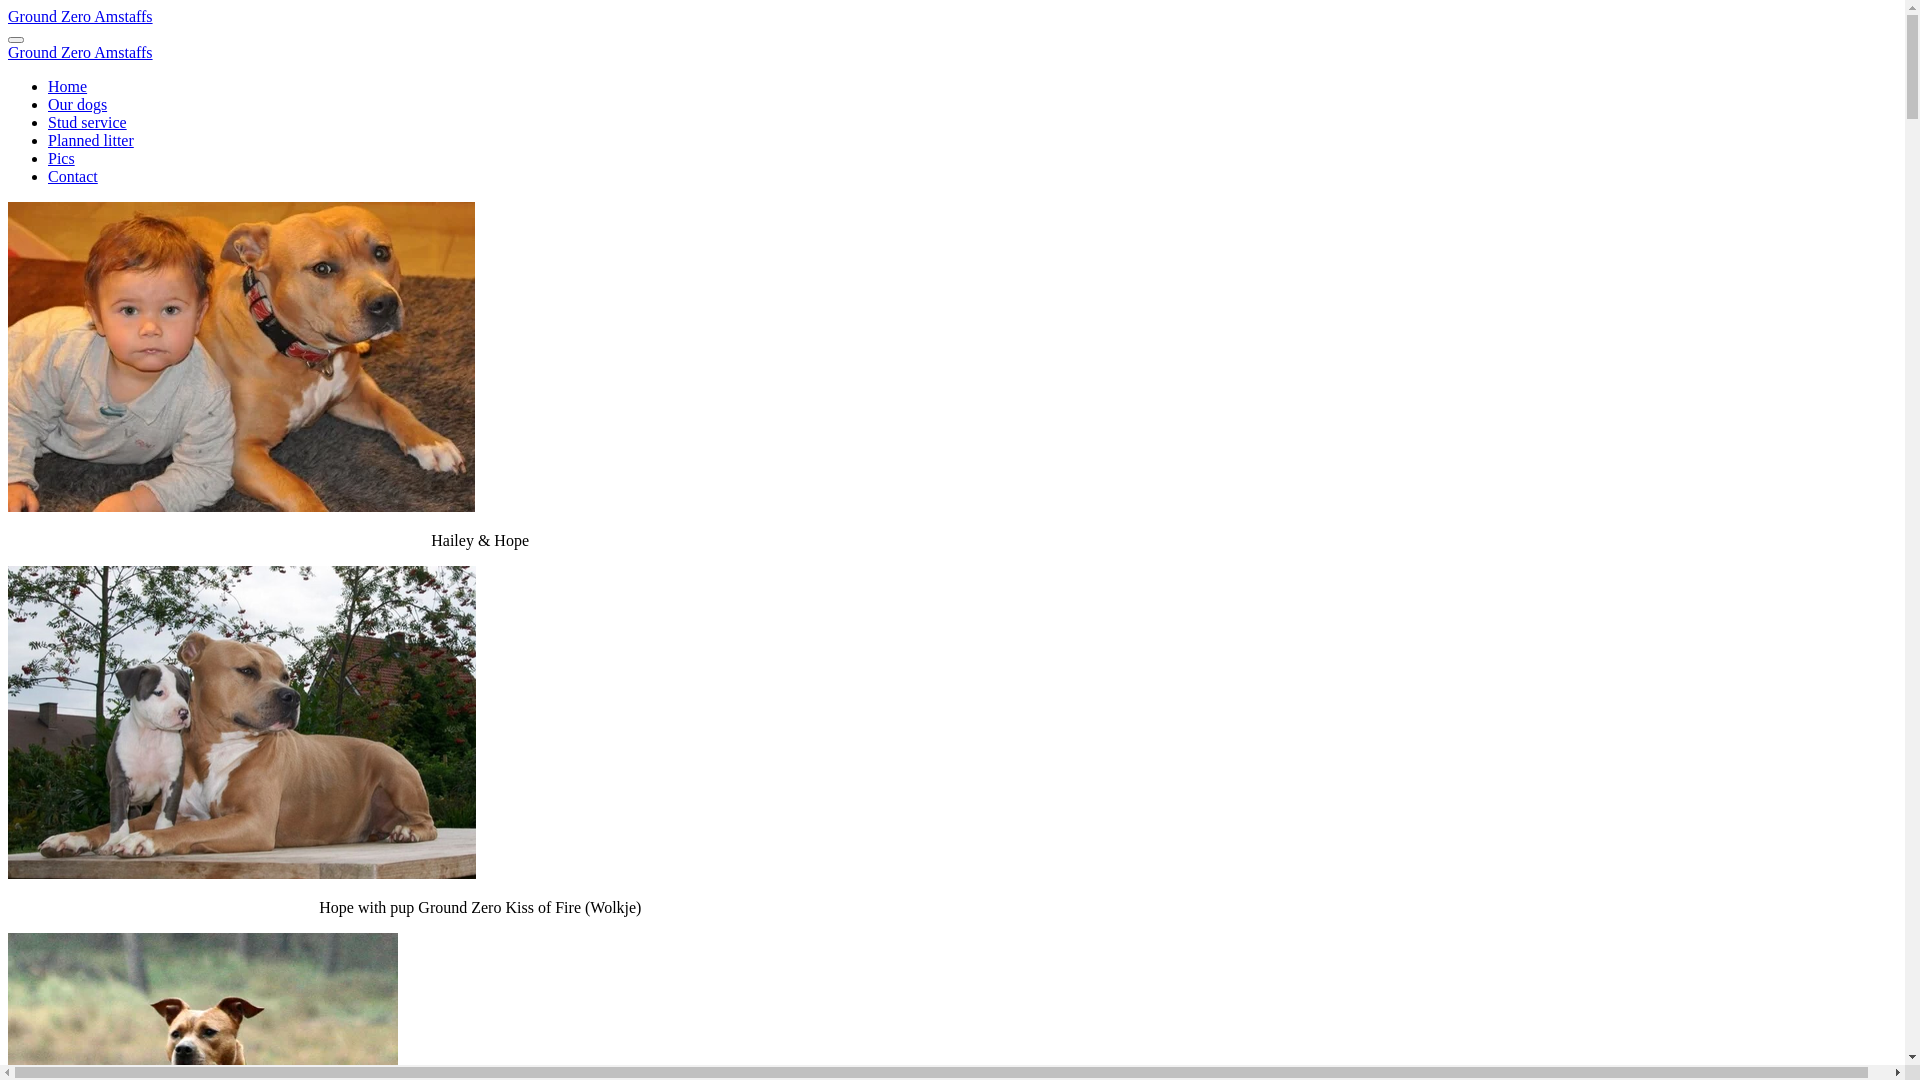 The image size is (1920, 1080). I want to click on 'Ground Zero Amstaffs', so click(80, 16).